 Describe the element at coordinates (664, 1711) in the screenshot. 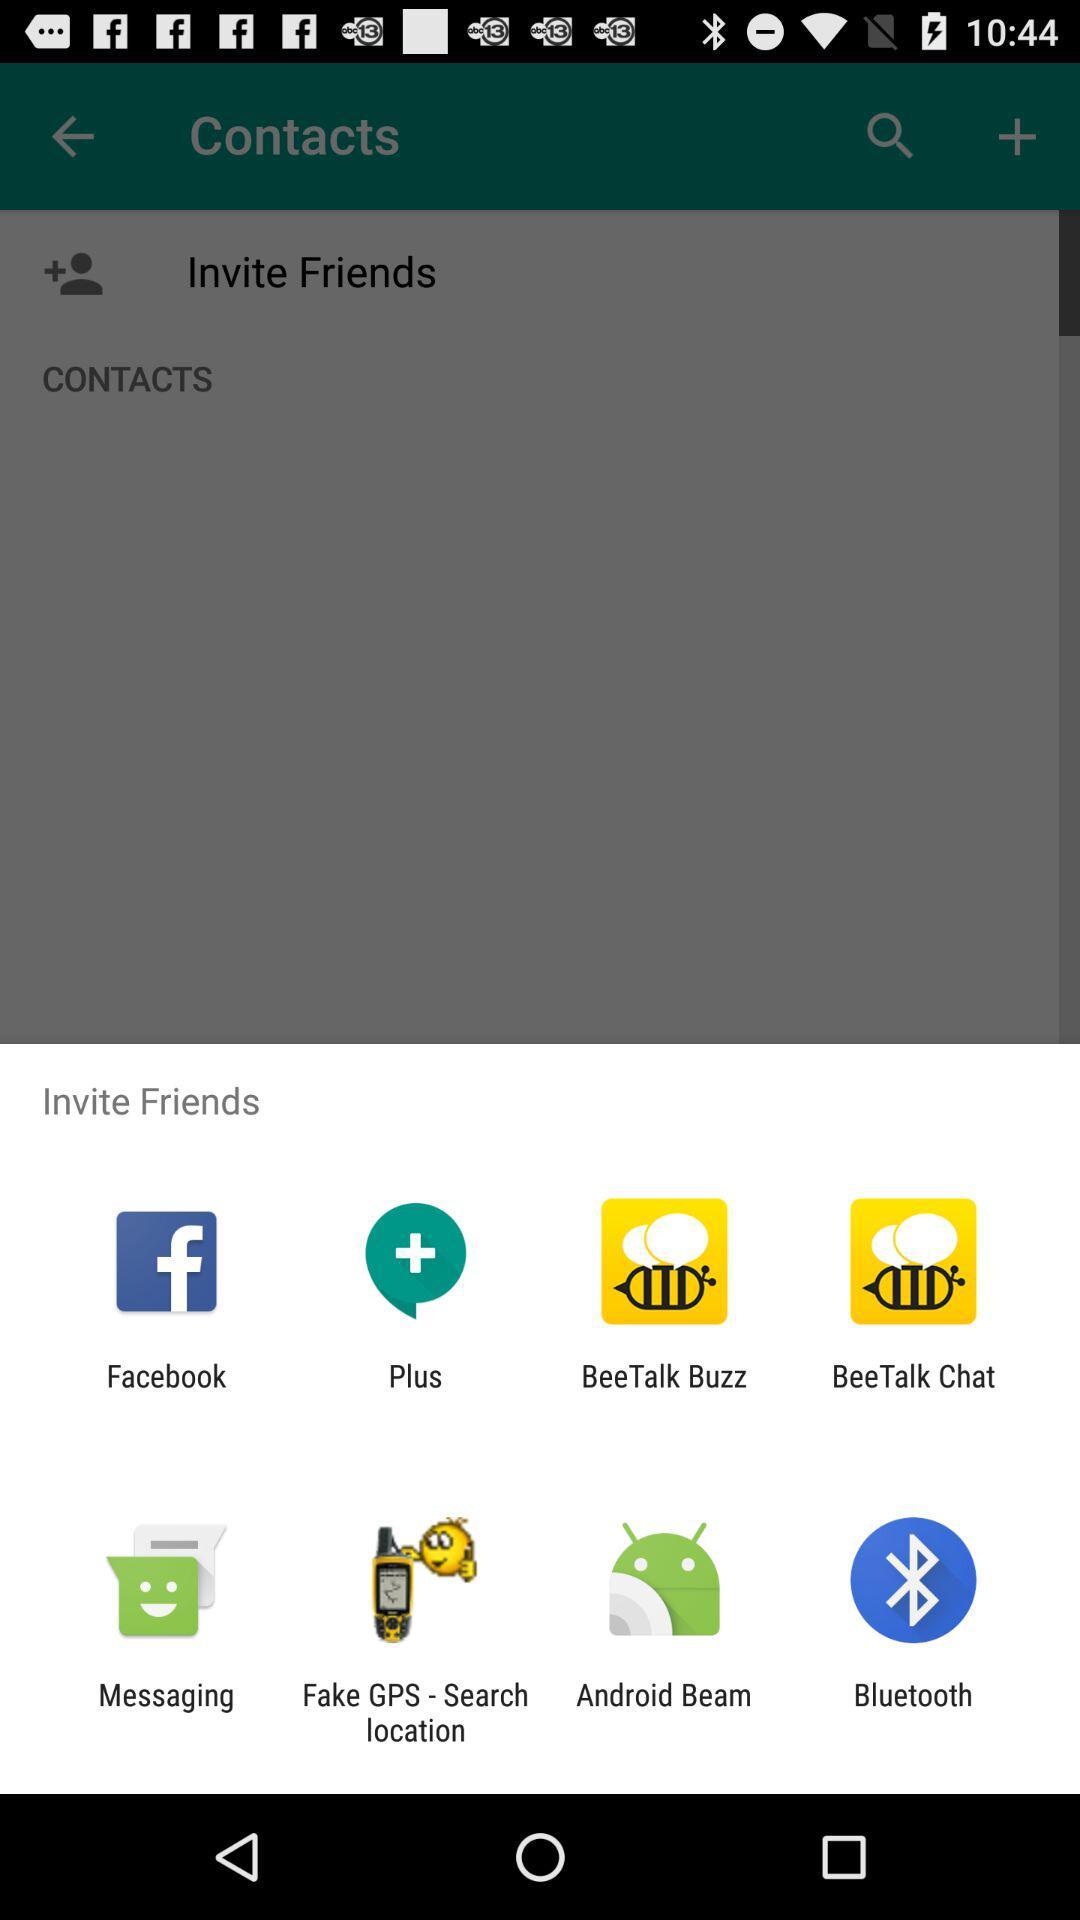

I see `android beam item` at that location.